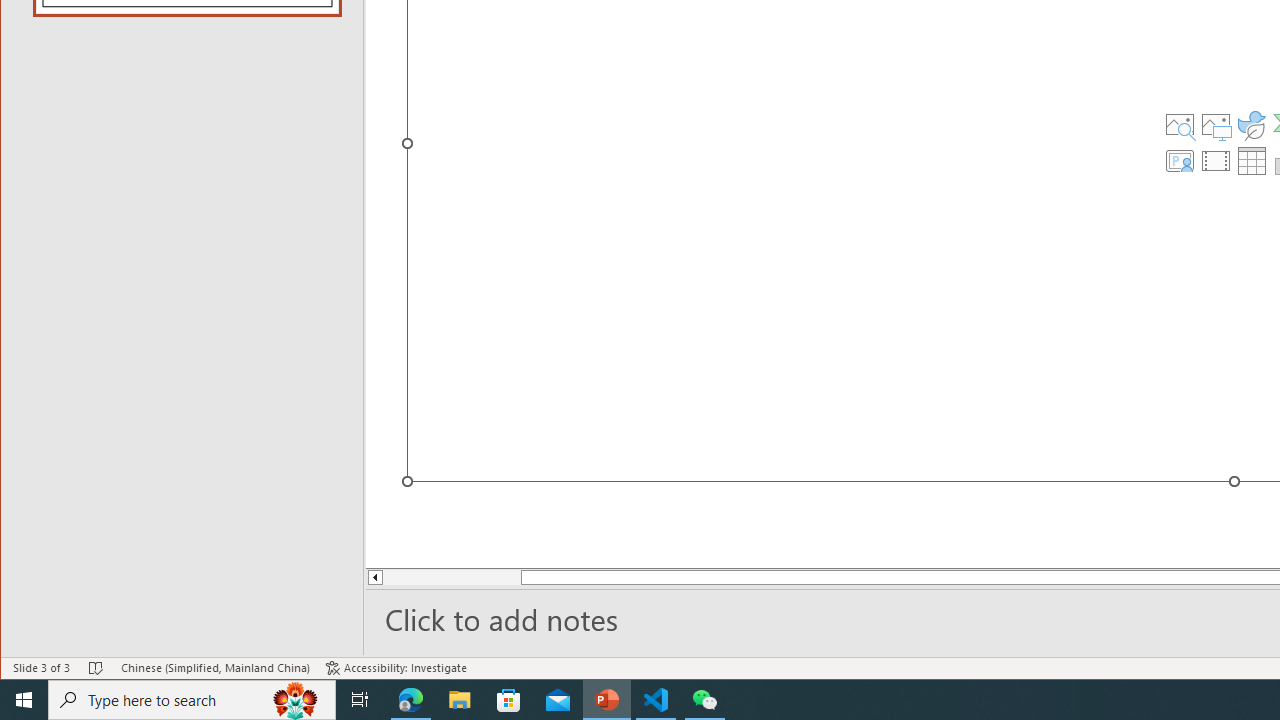 The height and width of the screenshot is (720, 1280). Describe the element at coordinates (24, 698) in the screenshot. I see `'Start'` at that location.